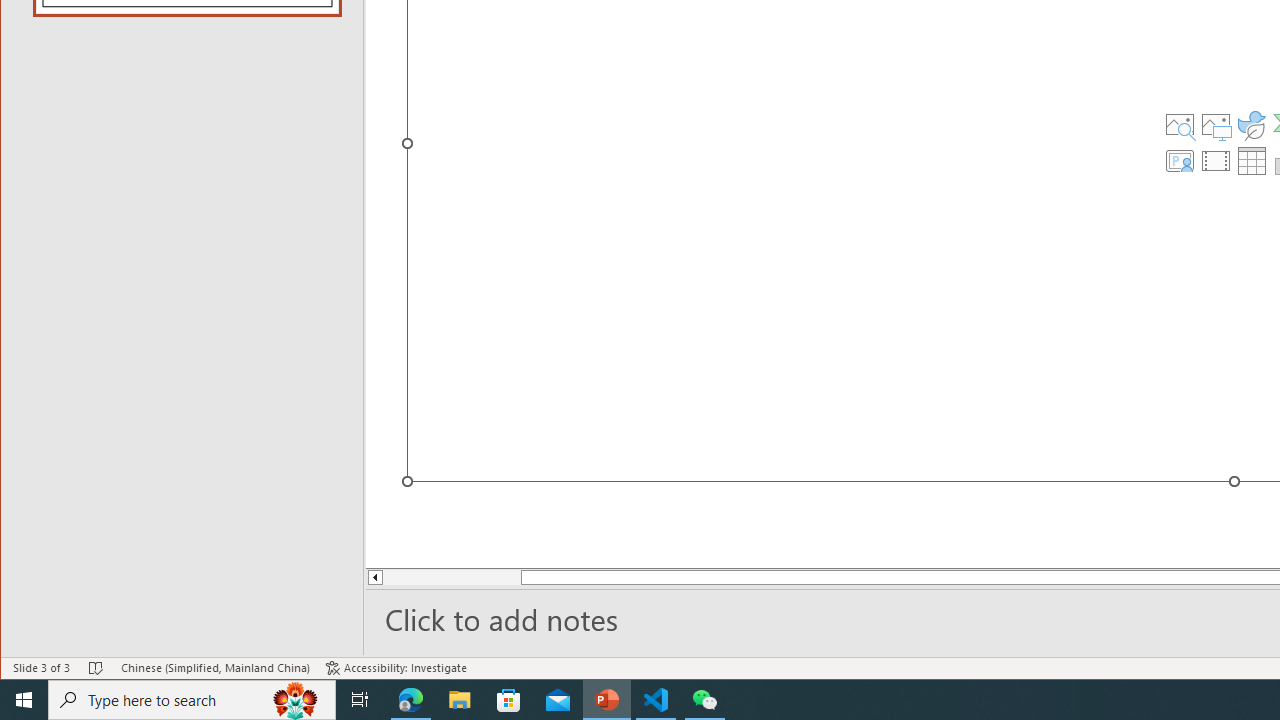 The height and width of the screenshot is (720, 1280). Describe the element at coordinates (24, 698) in the screenshot. I see `'Start'` at that location.